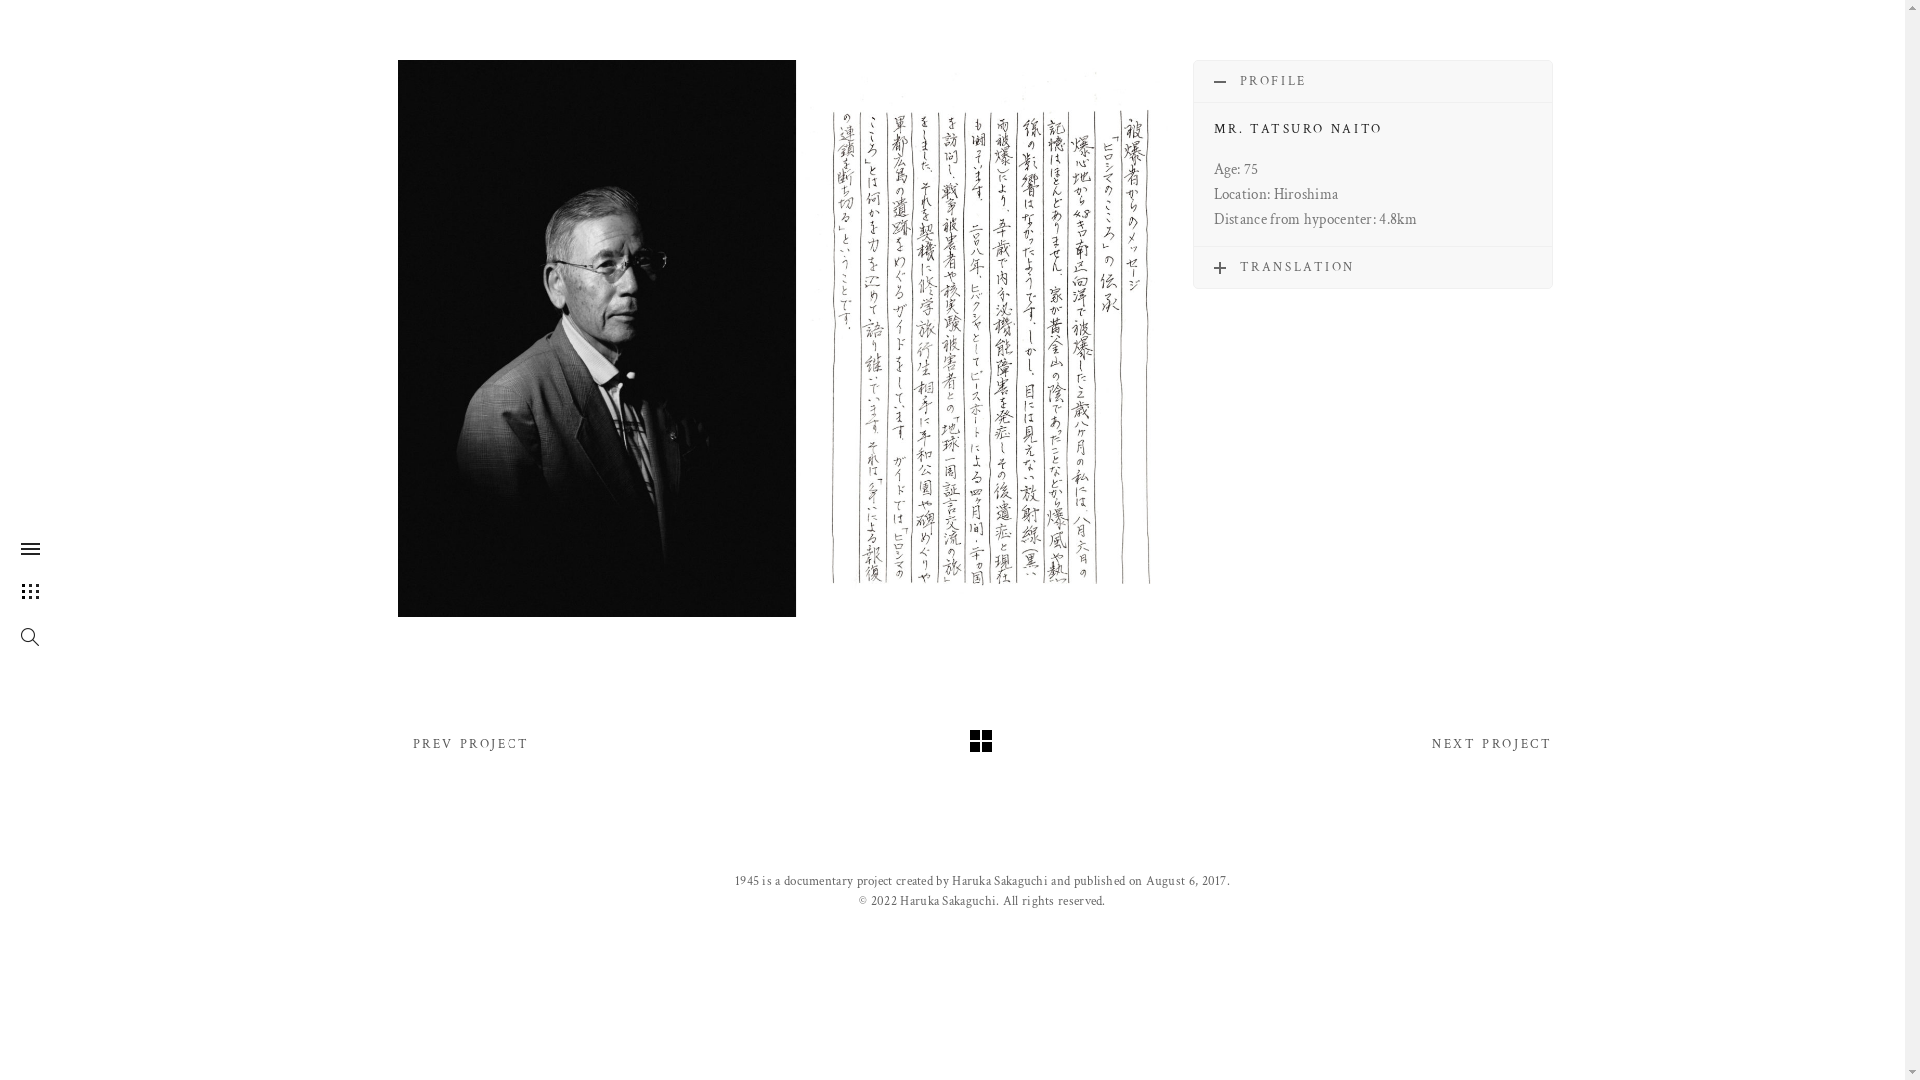 The height and width of the screenshot is (1080, 1920). I want to click on 'PROFILE', so click(1194, 80).